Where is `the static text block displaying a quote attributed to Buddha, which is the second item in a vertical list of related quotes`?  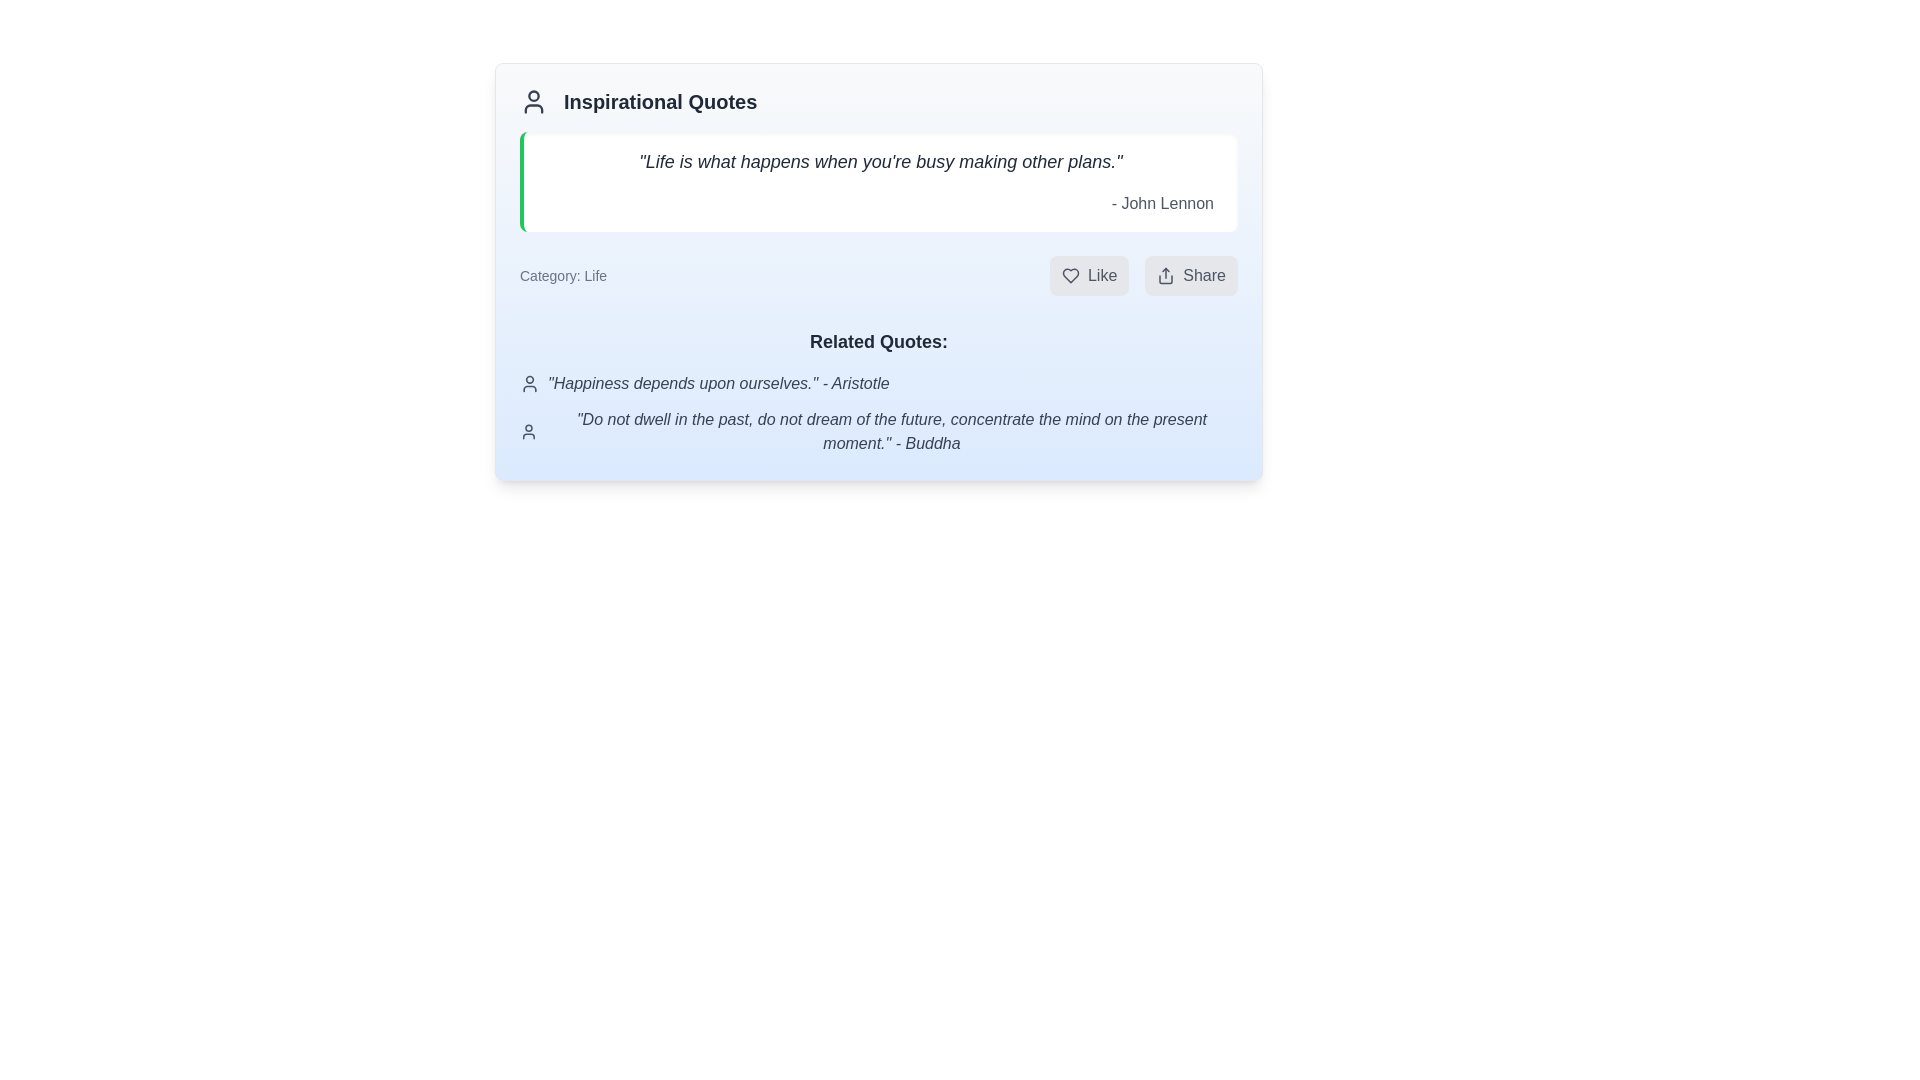 the static text block displaying a quote attributed to Buddha, which is the second item in a vertical list of related quotes is located at coordinates (878, 431).